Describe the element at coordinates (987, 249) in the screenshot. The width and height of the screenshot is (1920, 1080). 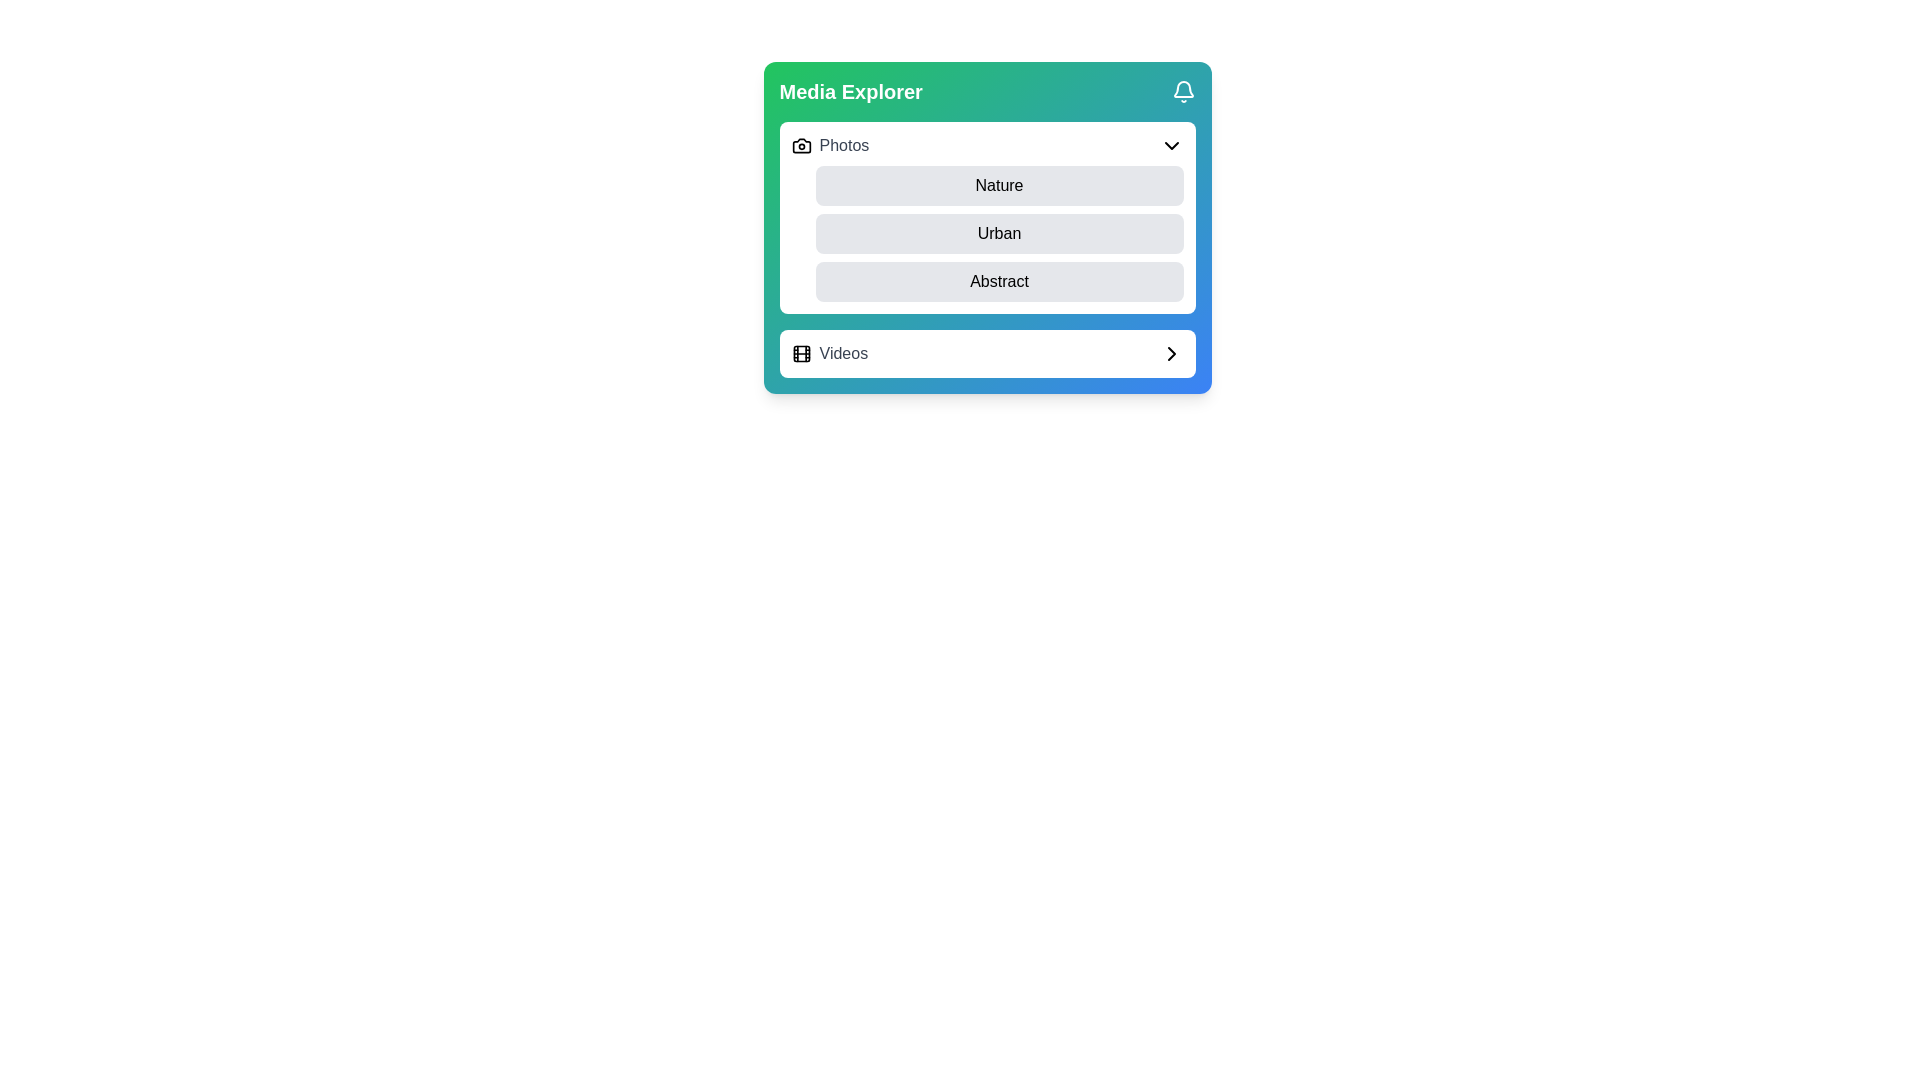
I see `the 'Urban' option in the vertically stacked options under the 'Photos' section` at that location.